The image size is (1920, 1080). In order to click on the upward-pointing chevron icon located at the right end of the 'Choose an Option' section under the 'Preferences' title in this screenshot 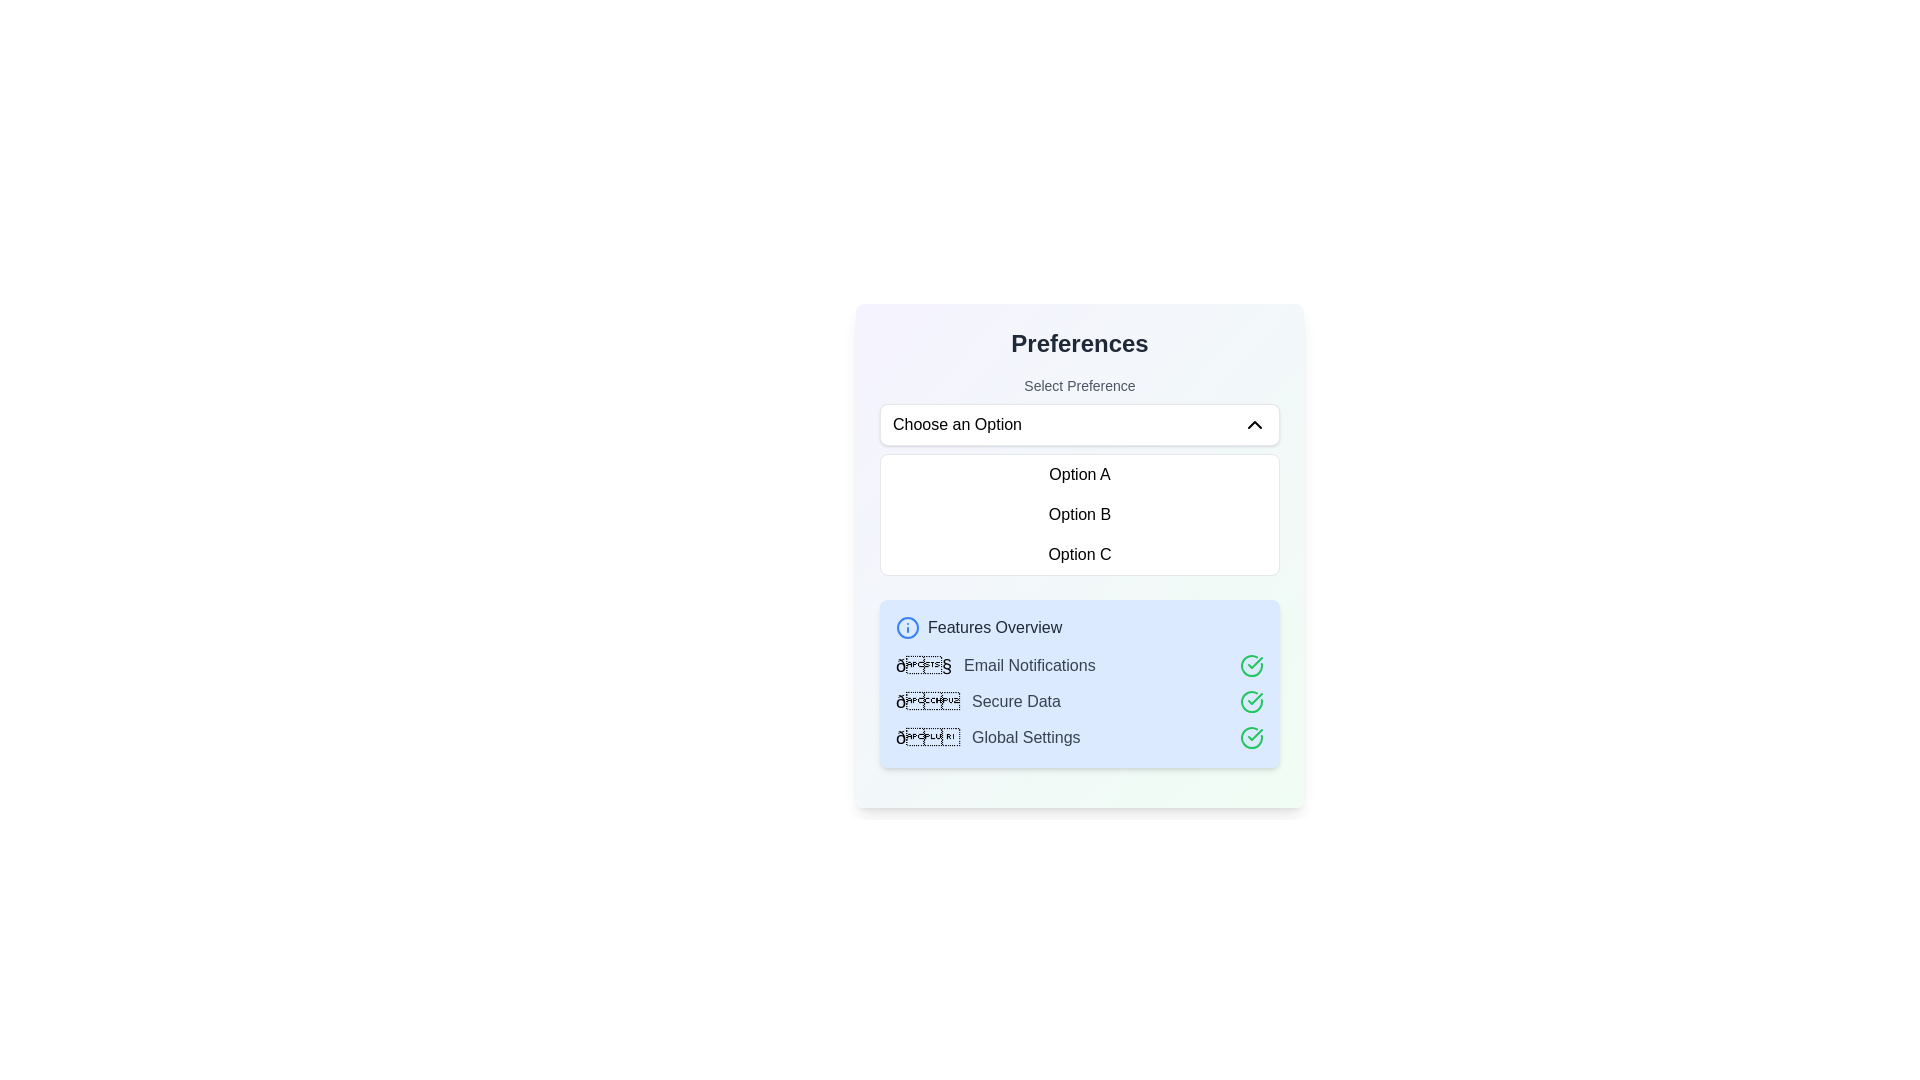, I will do `click(1253, 423)`.